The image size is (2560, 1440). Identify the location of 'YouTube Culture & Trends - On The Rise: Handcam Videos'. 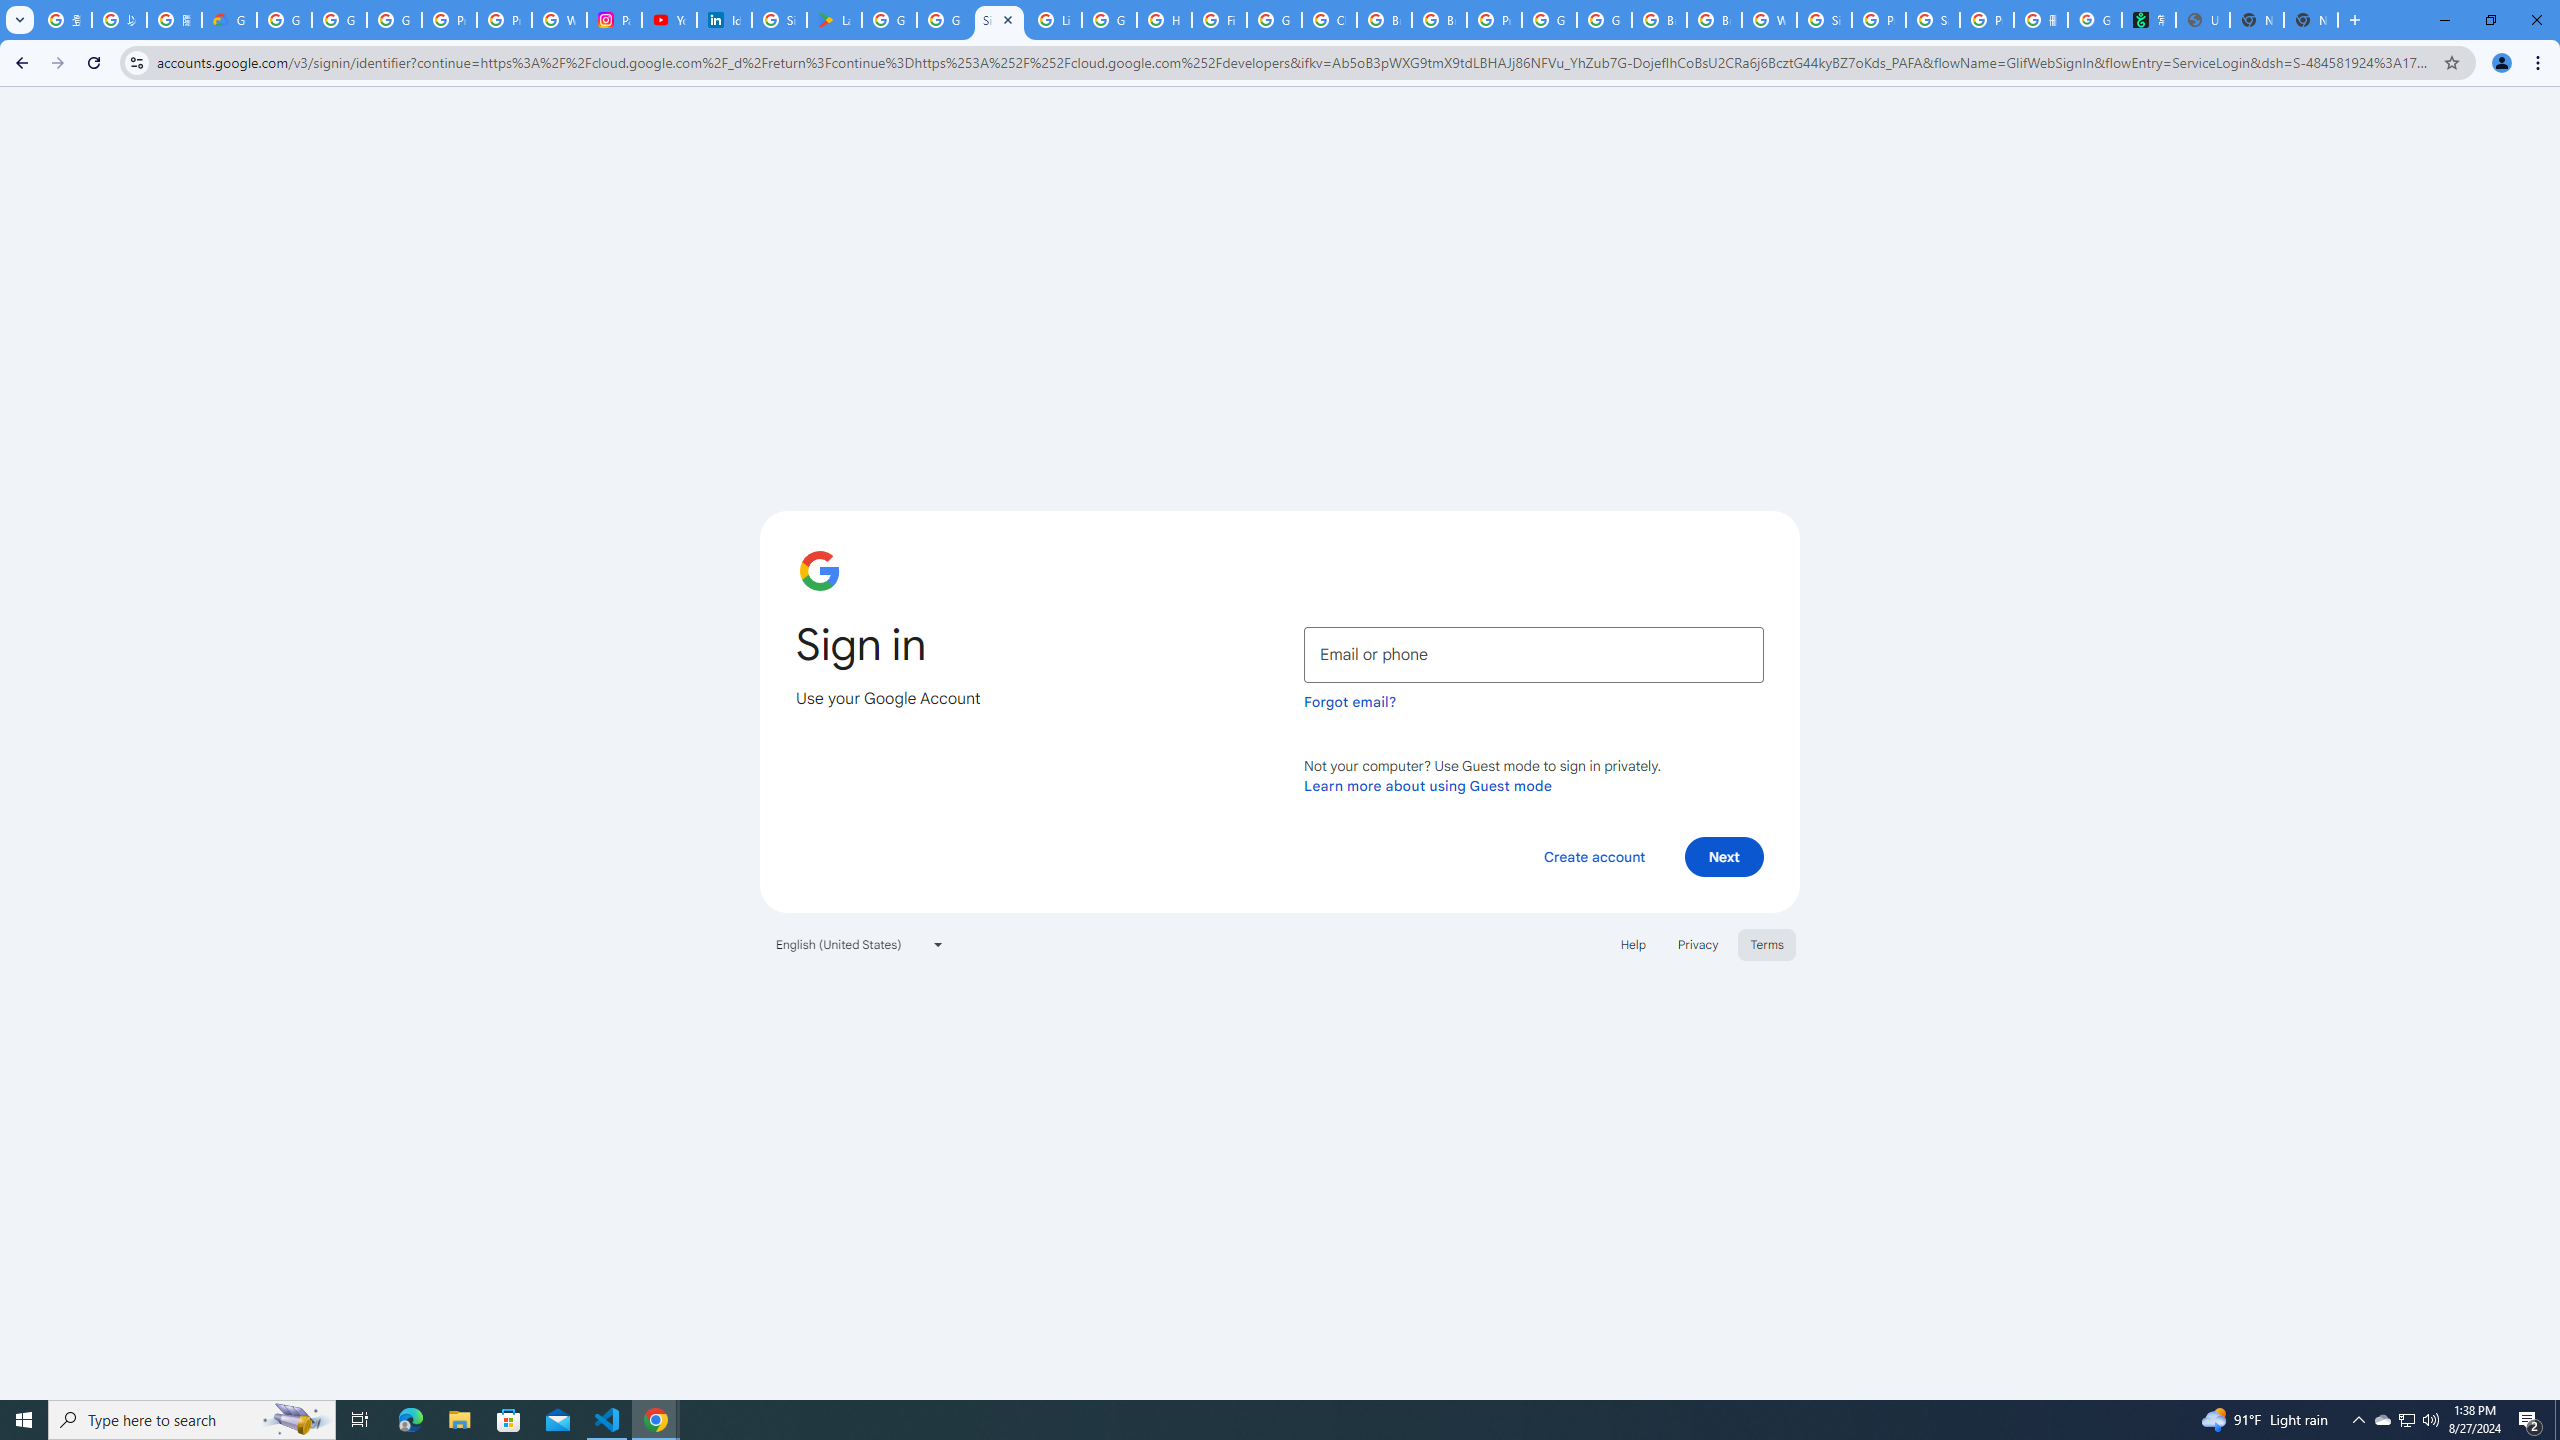
(668, 19).